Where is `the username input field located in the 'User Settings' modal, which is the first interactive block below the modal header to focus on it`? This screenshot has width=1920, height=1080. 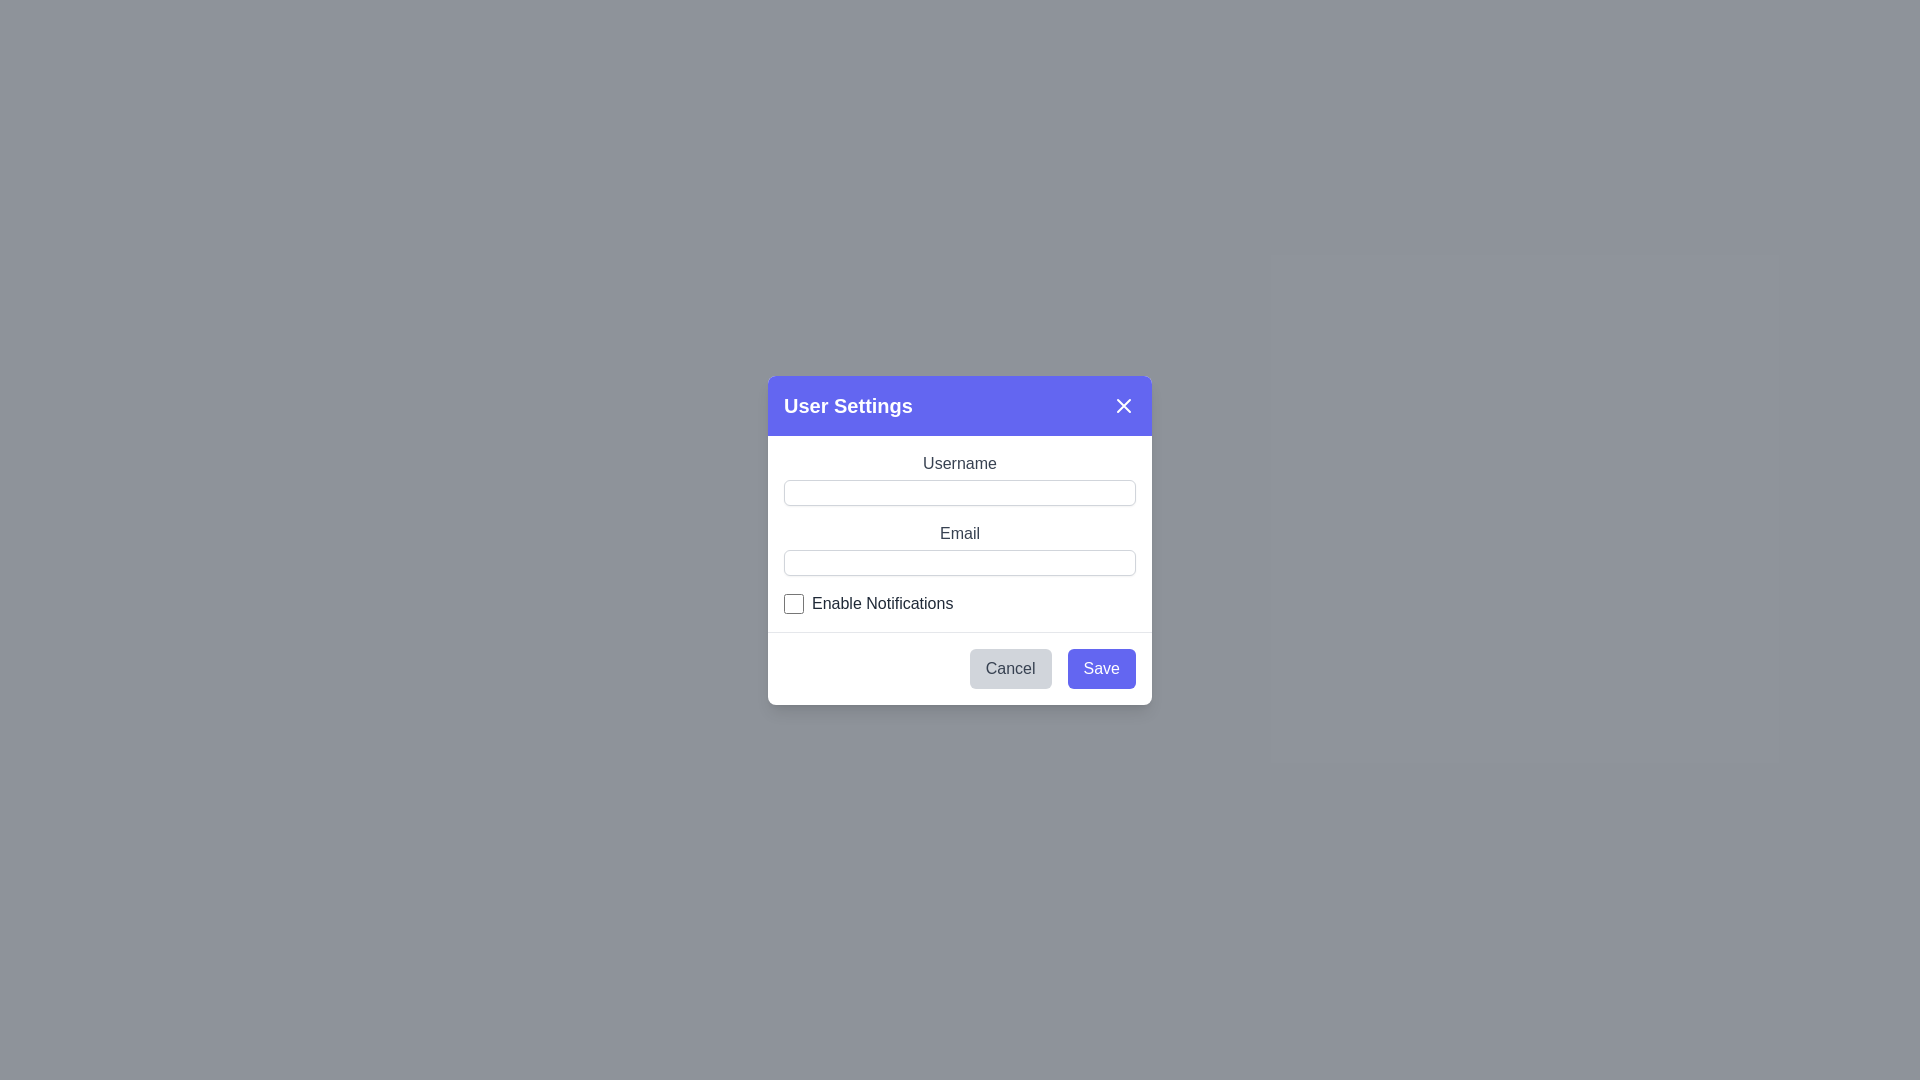
the username input field located in the 'User Settings' modal, which is the first interactive block below the modal header to focus on it is located at coordinates (960, 478).